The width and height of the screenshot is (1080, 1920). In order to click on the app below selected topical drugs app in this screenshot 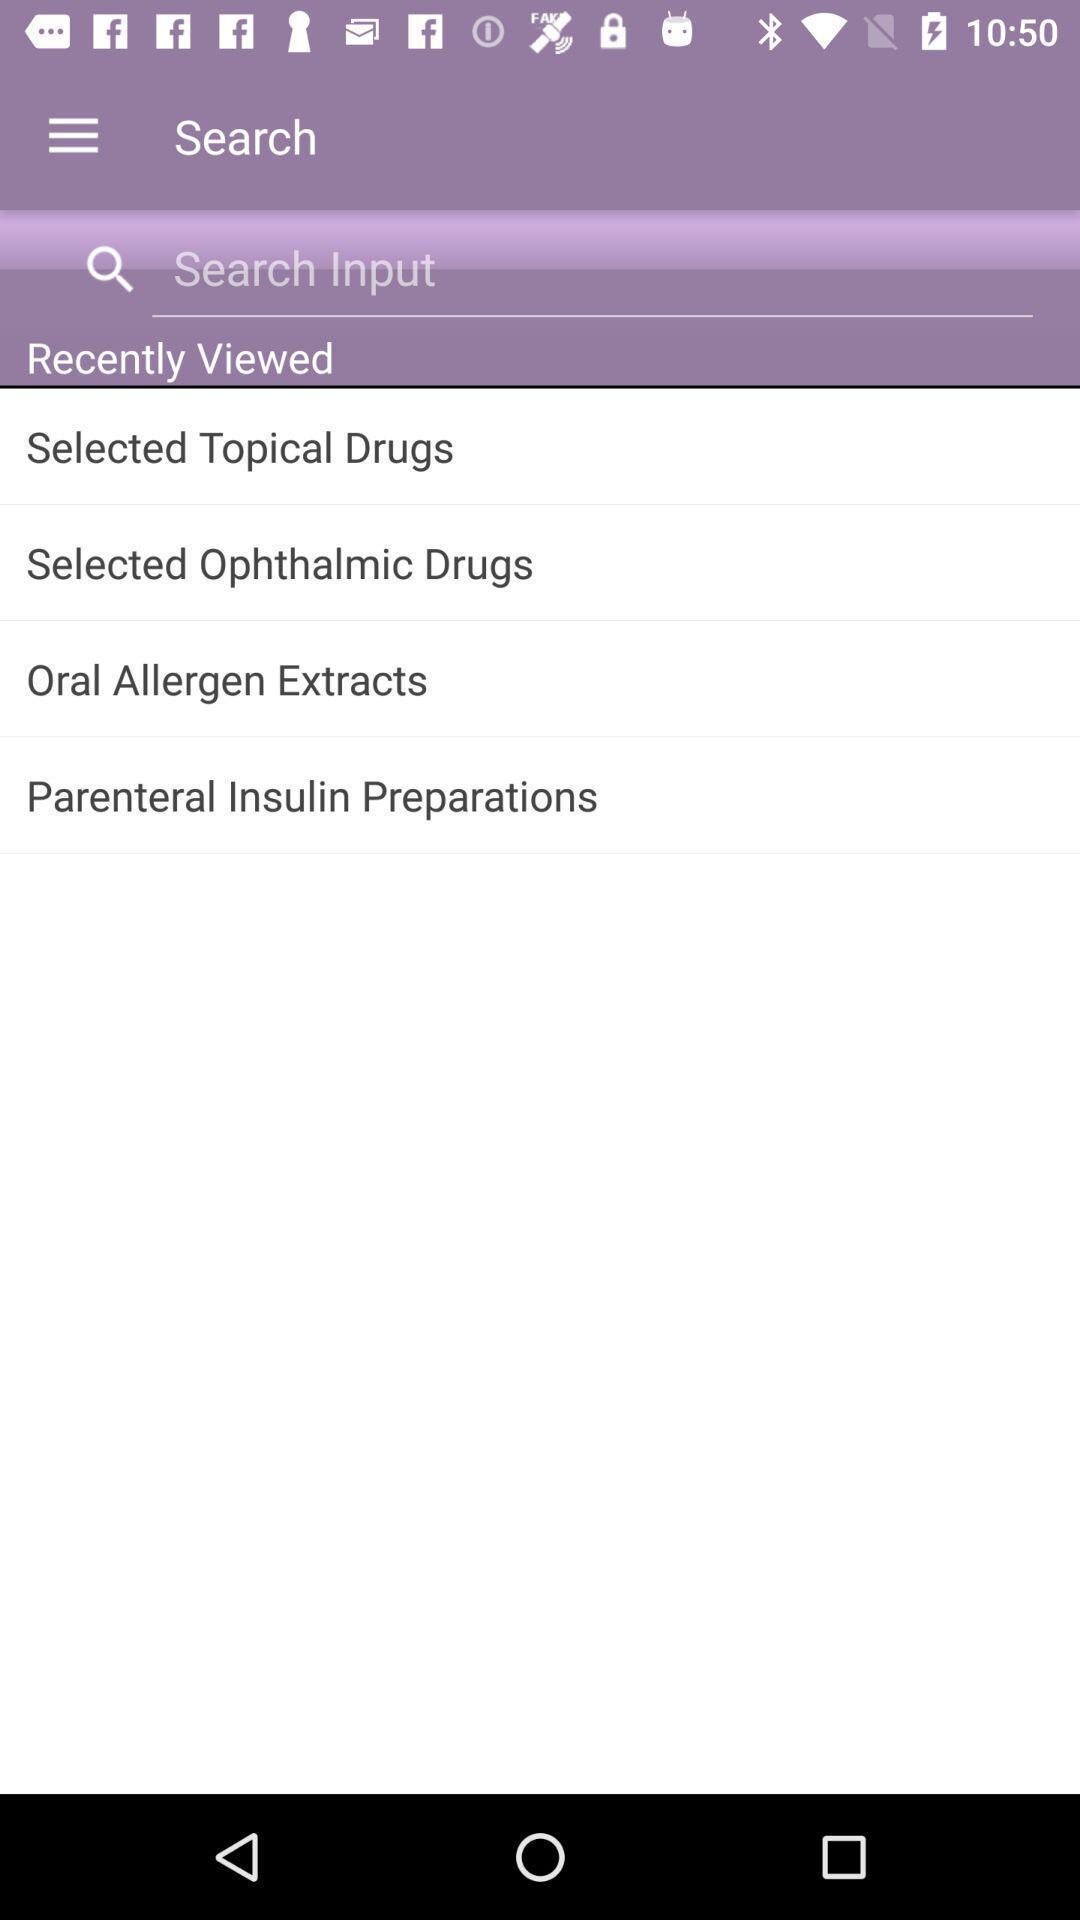, I will do `click(540, 561)`.